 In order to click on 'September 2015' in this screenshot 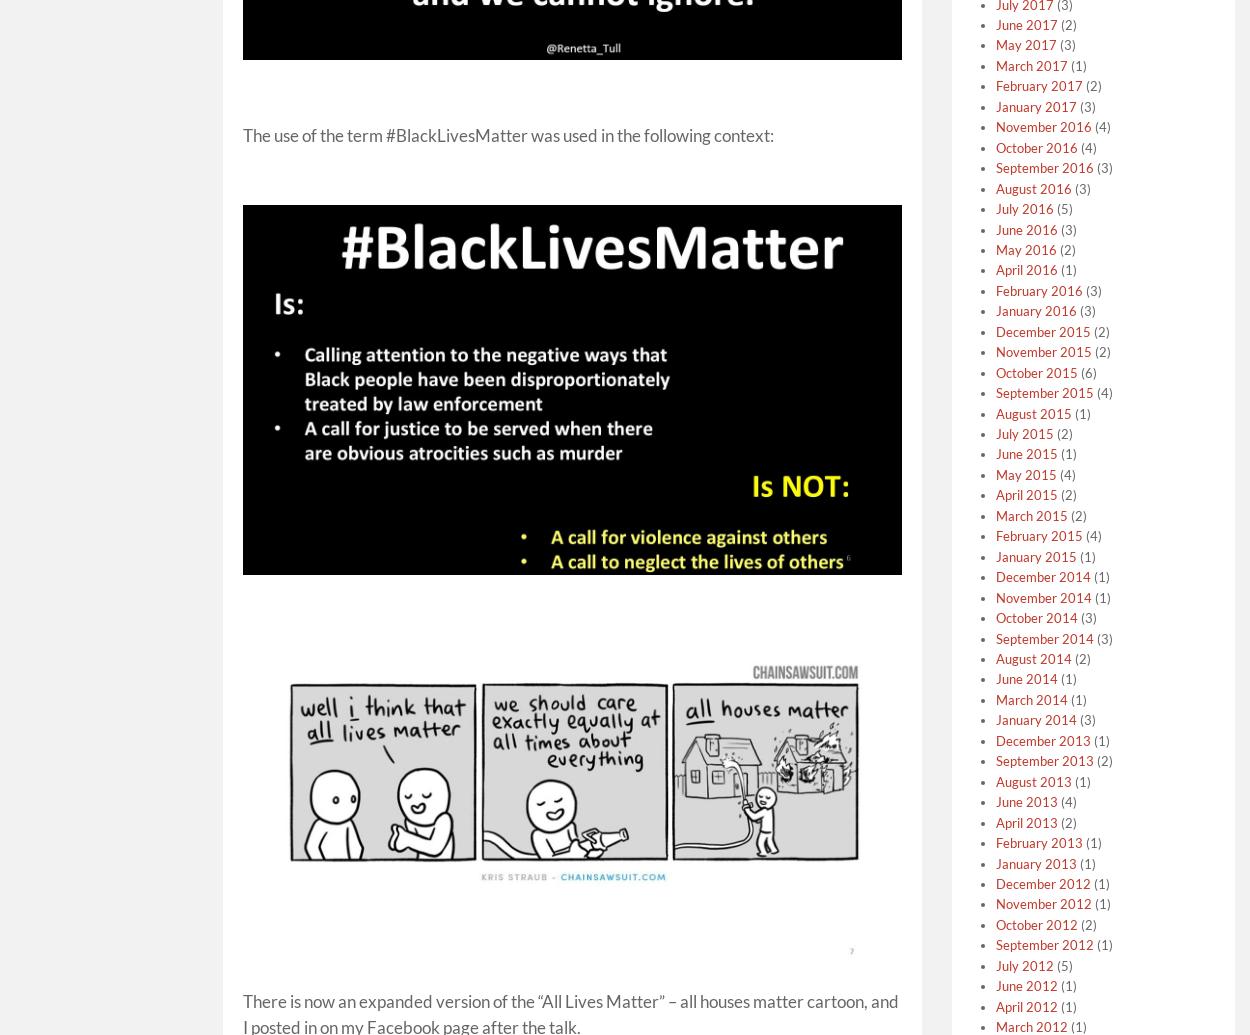, I will do `click(1045, 392)`.